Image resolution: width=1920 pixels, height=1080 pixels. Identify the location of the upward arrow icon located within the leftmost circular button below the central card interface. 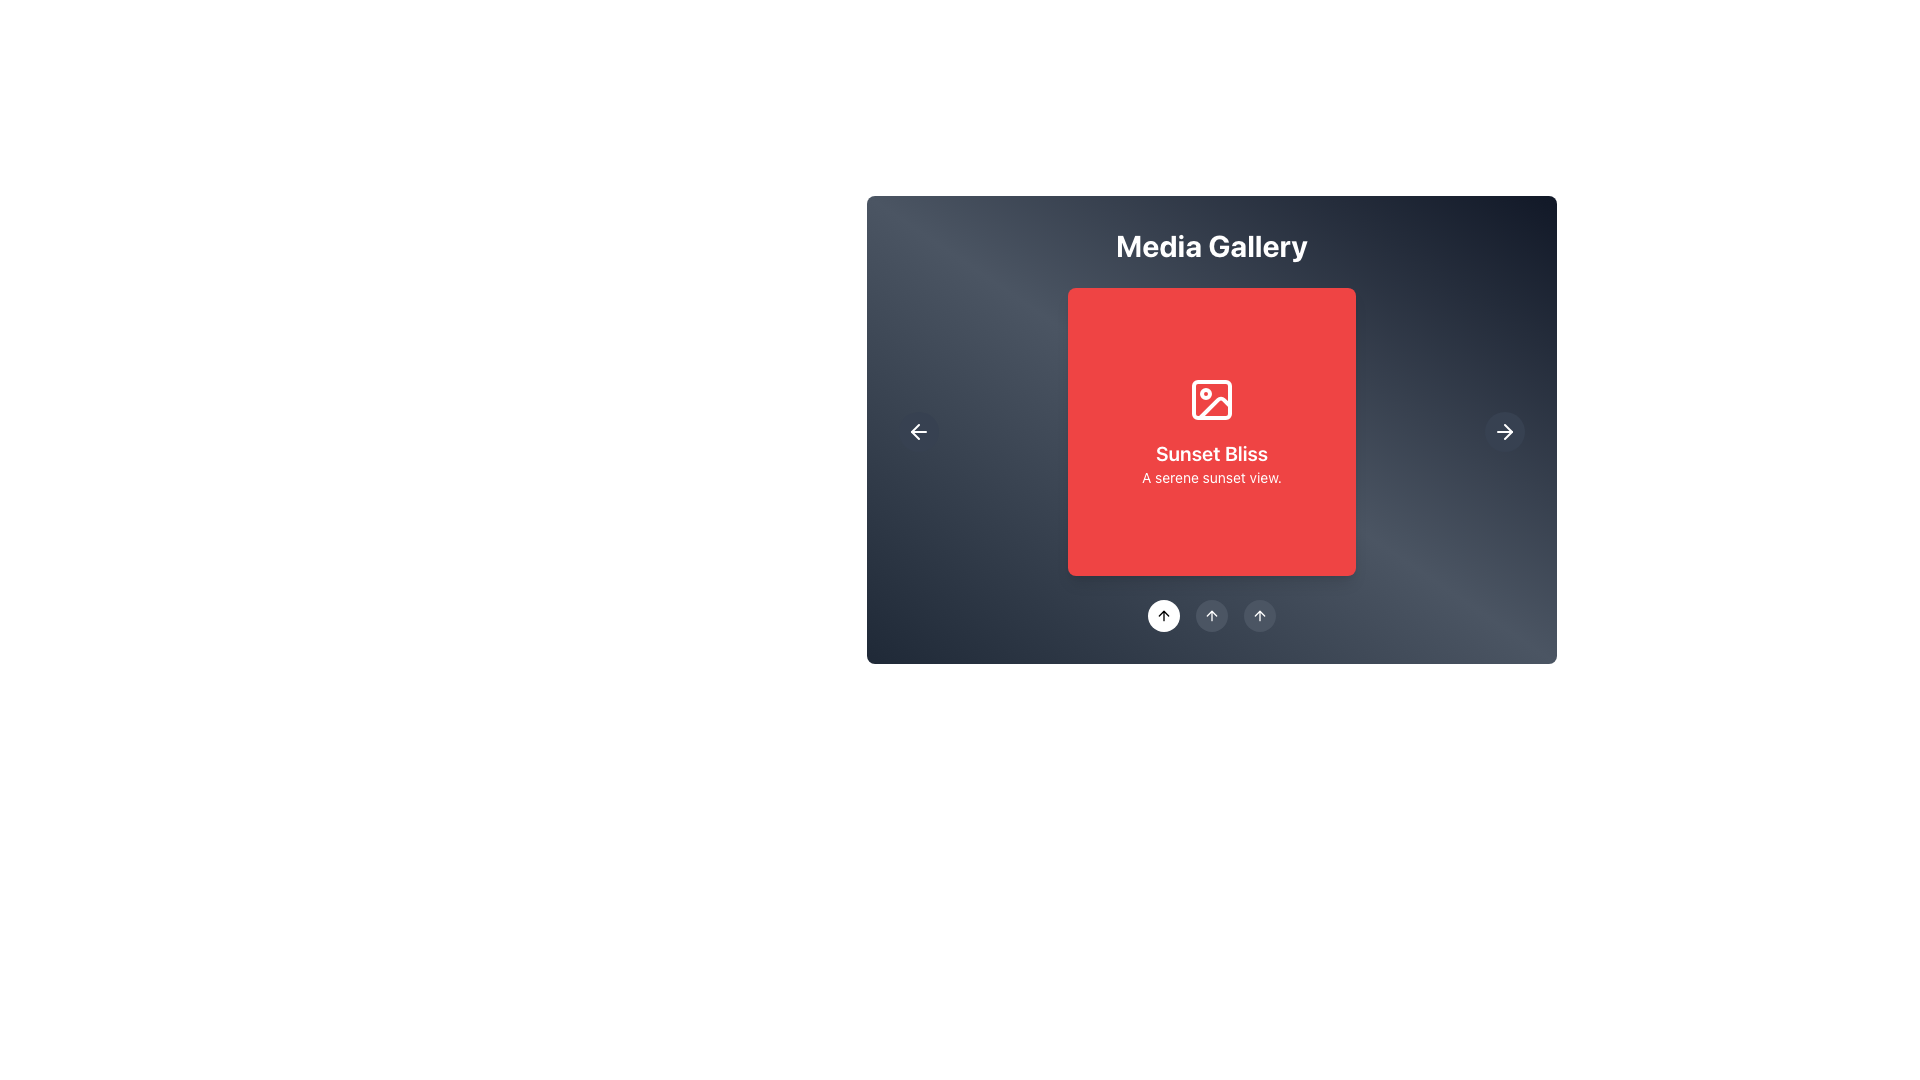
(1258, 615).